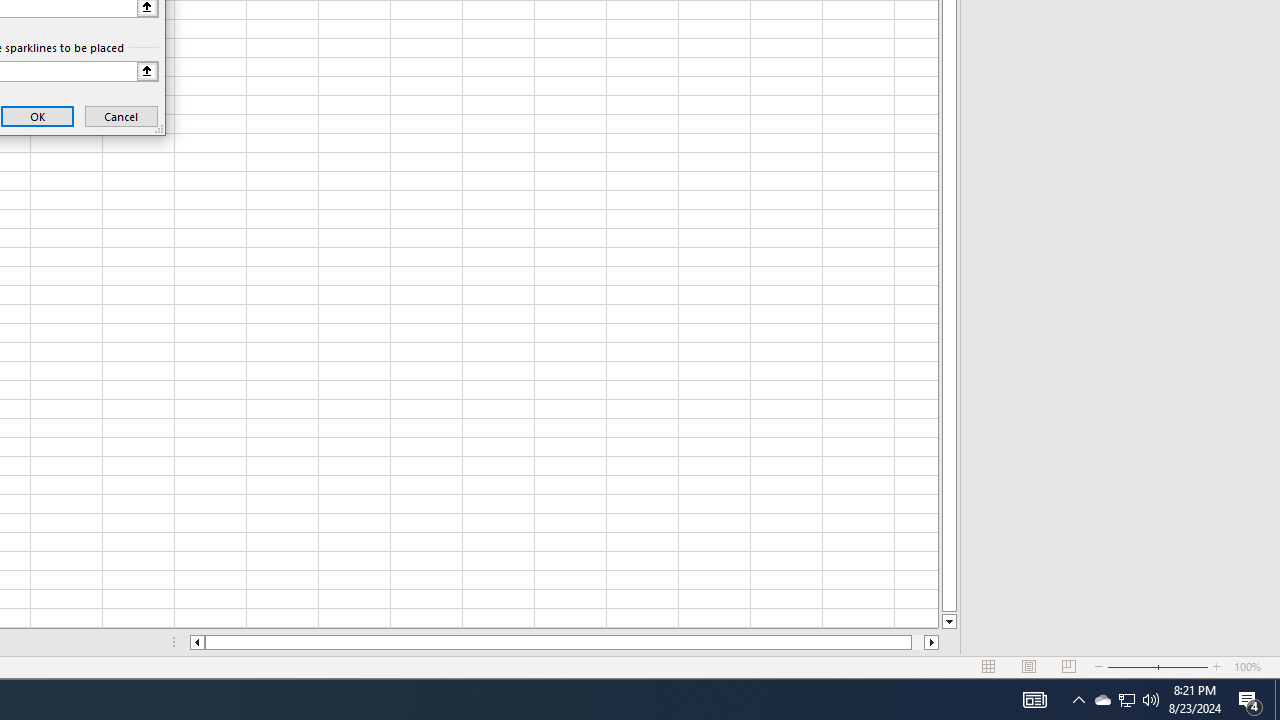  I want to click on 'AutomationID: 4105', so click(1034, 698).